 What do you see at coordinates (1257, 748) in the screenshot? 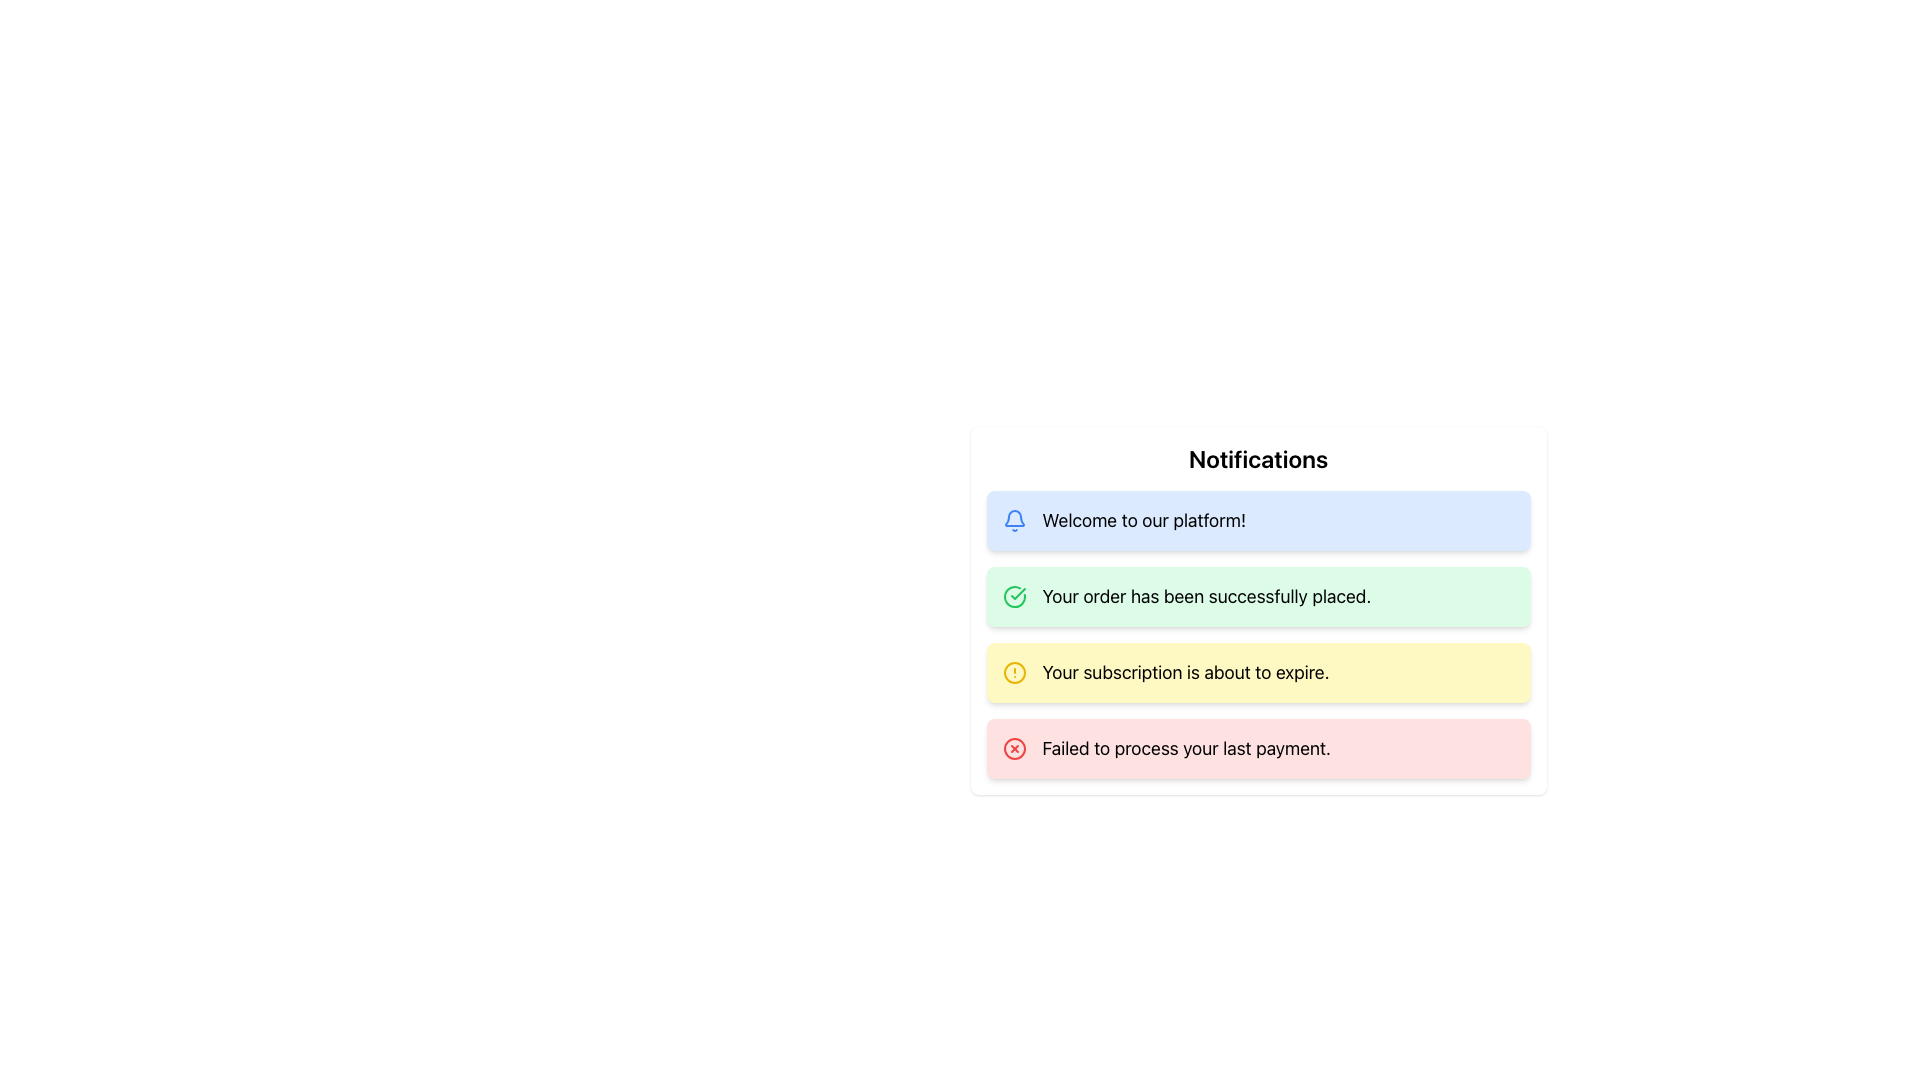
I see `text content of the alert notification box indicating a failed payment process, which is the fourth in a vertical list of notifications` at bounding box center [1257, 748].